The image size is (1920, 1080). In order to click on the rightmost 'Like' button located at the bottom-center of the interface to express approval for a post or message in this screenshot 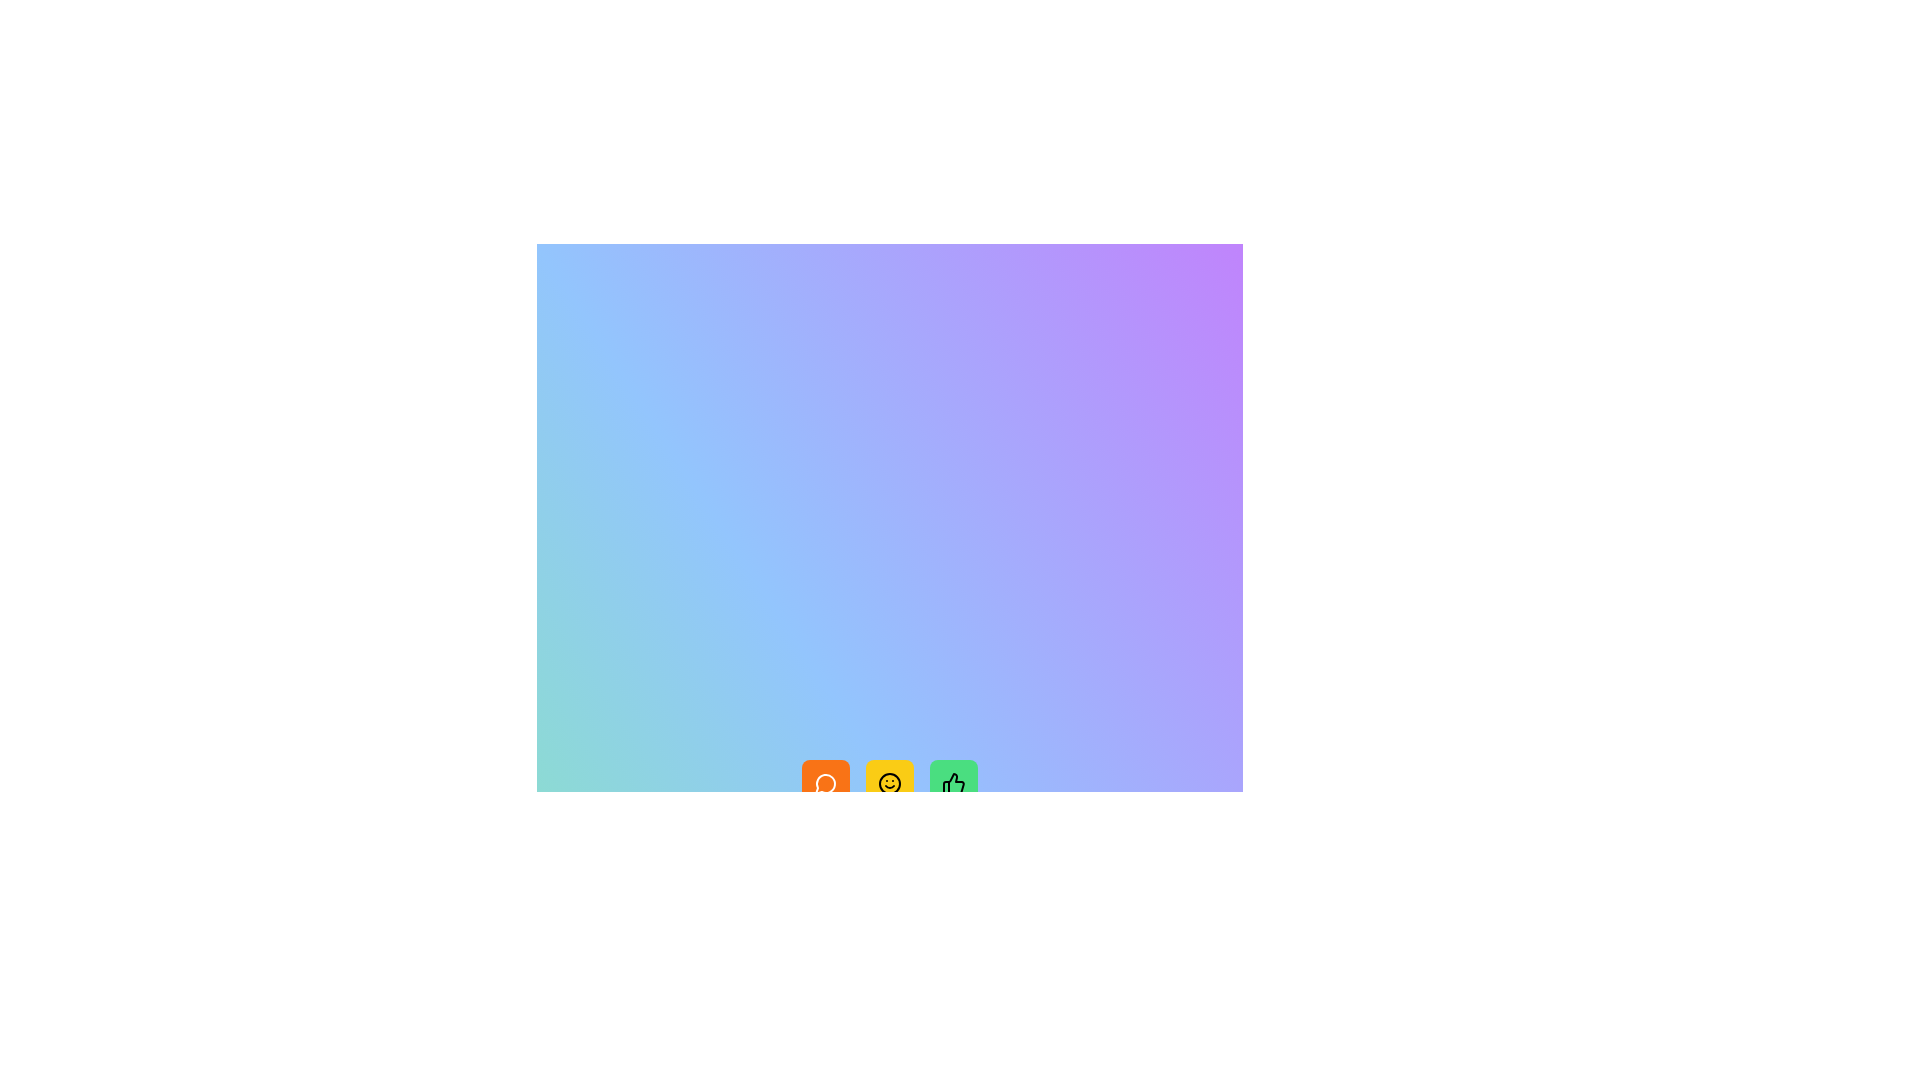, I will do `click(953, 782)`.